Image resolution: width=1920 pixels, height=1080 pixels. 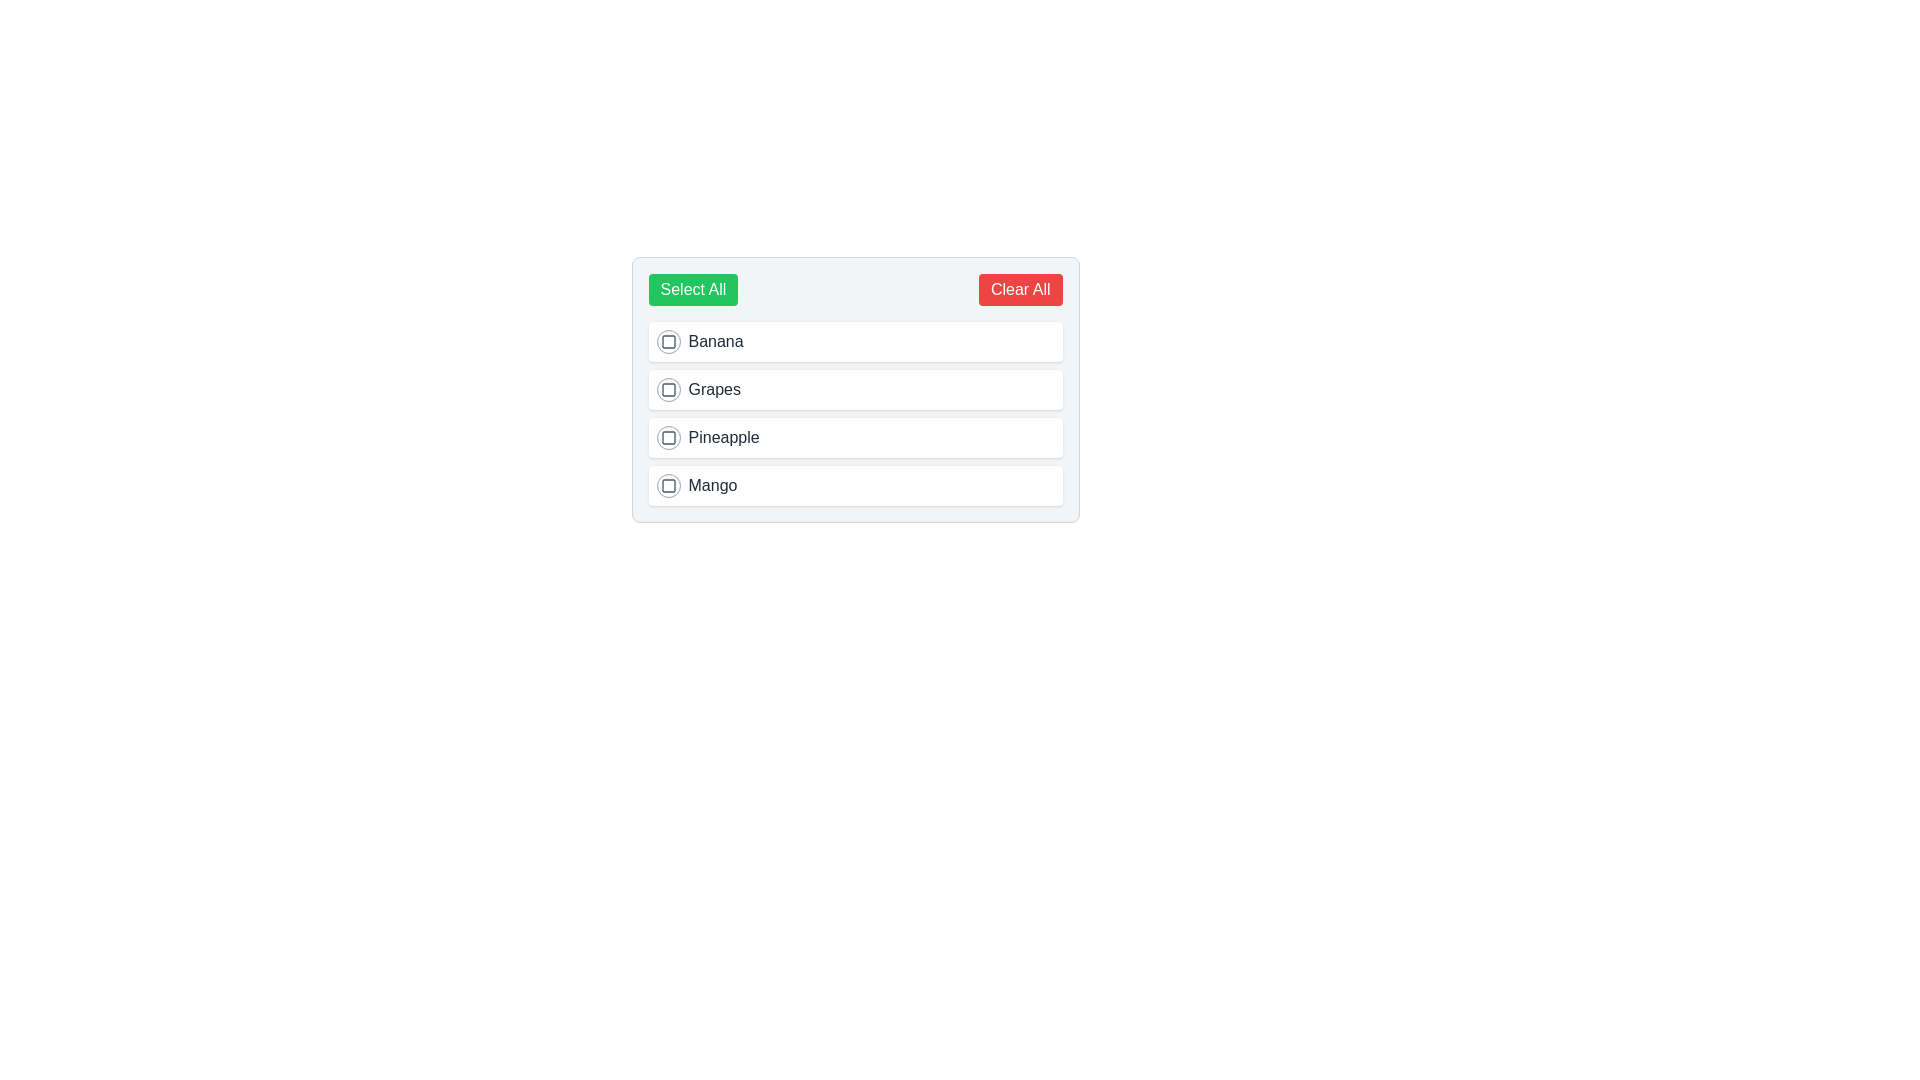 I want to click on the checkbox, so click(x=668, y=389).